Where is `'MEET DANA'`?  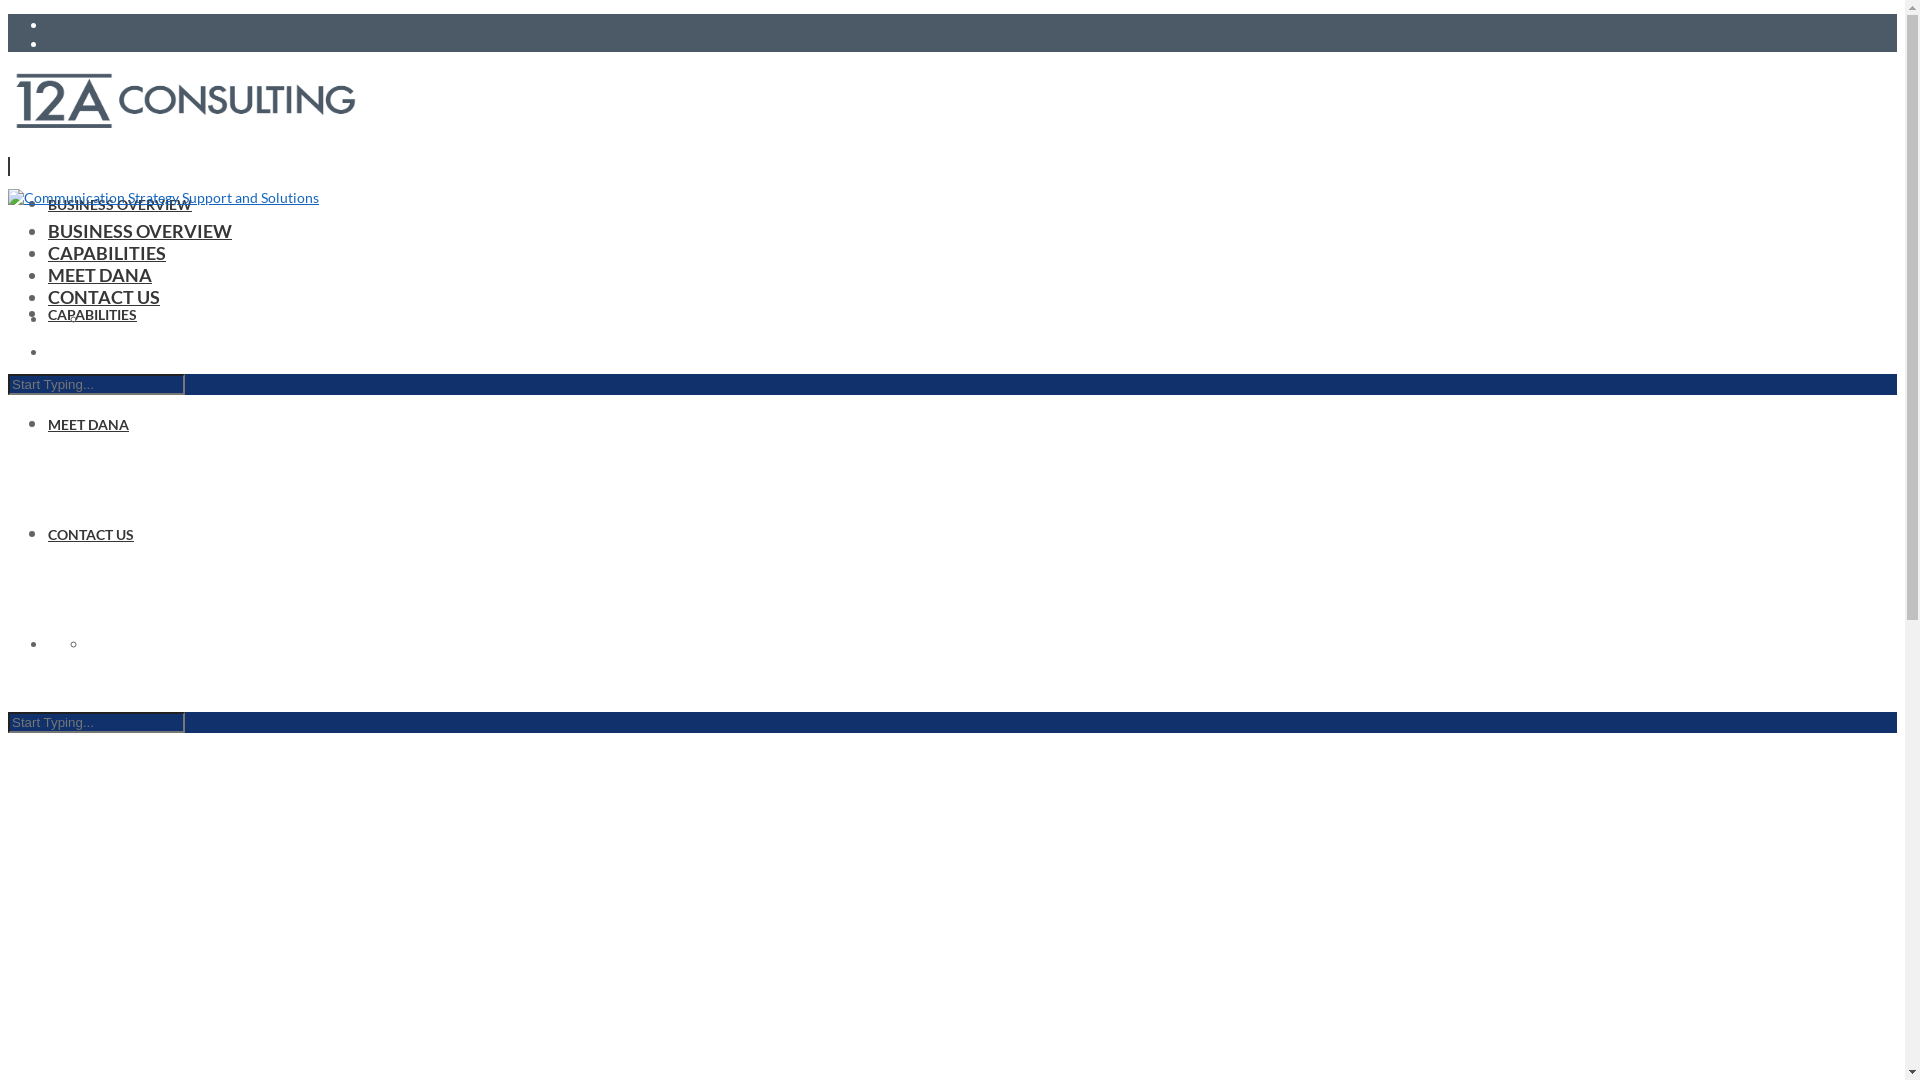
'MEET DANA' is located at coordinates (48, 274).